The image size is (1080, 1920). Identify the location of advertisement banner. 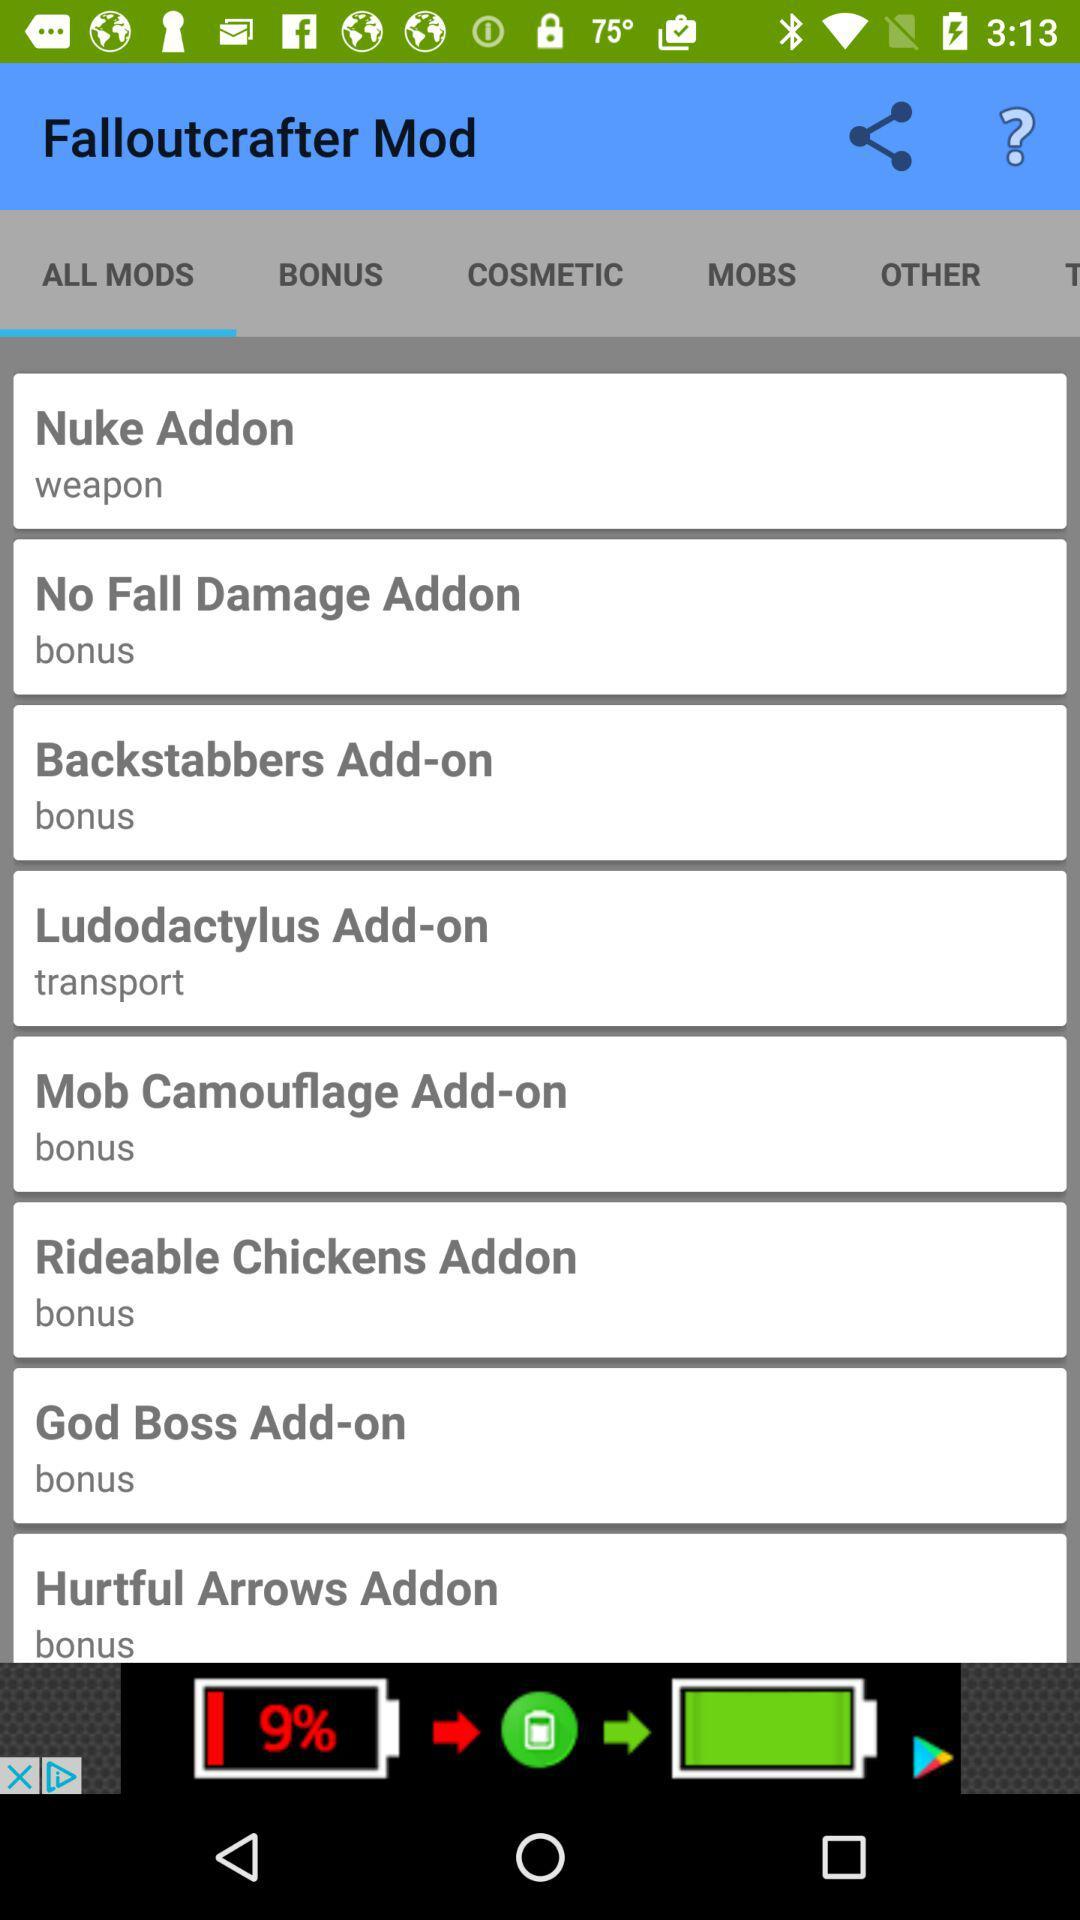
(540, 1727).